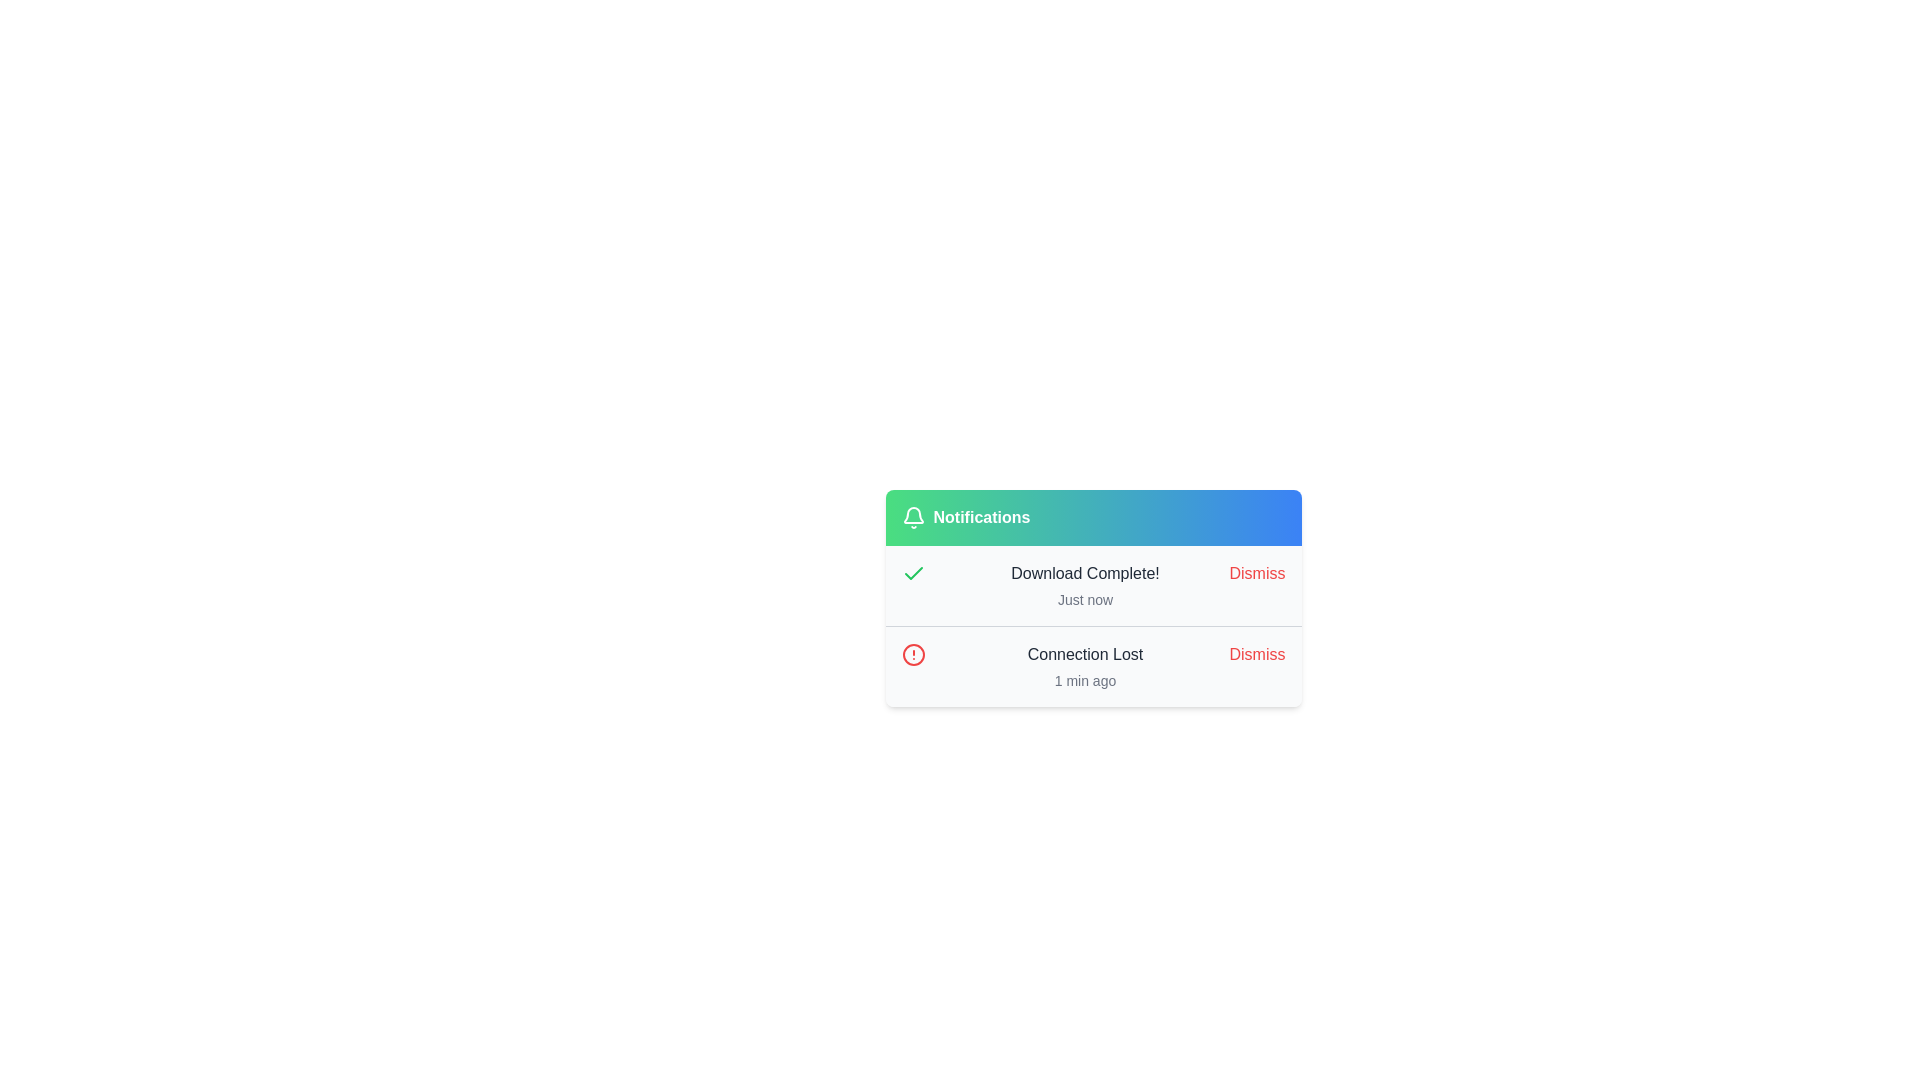  What do you see at coordinates (912, 573) in the screenshot?
I see `the green checkmark icon located at the top-left corner of the notification card, aligned with the 'Download Complete!' message` at bounding box center [912, 573].